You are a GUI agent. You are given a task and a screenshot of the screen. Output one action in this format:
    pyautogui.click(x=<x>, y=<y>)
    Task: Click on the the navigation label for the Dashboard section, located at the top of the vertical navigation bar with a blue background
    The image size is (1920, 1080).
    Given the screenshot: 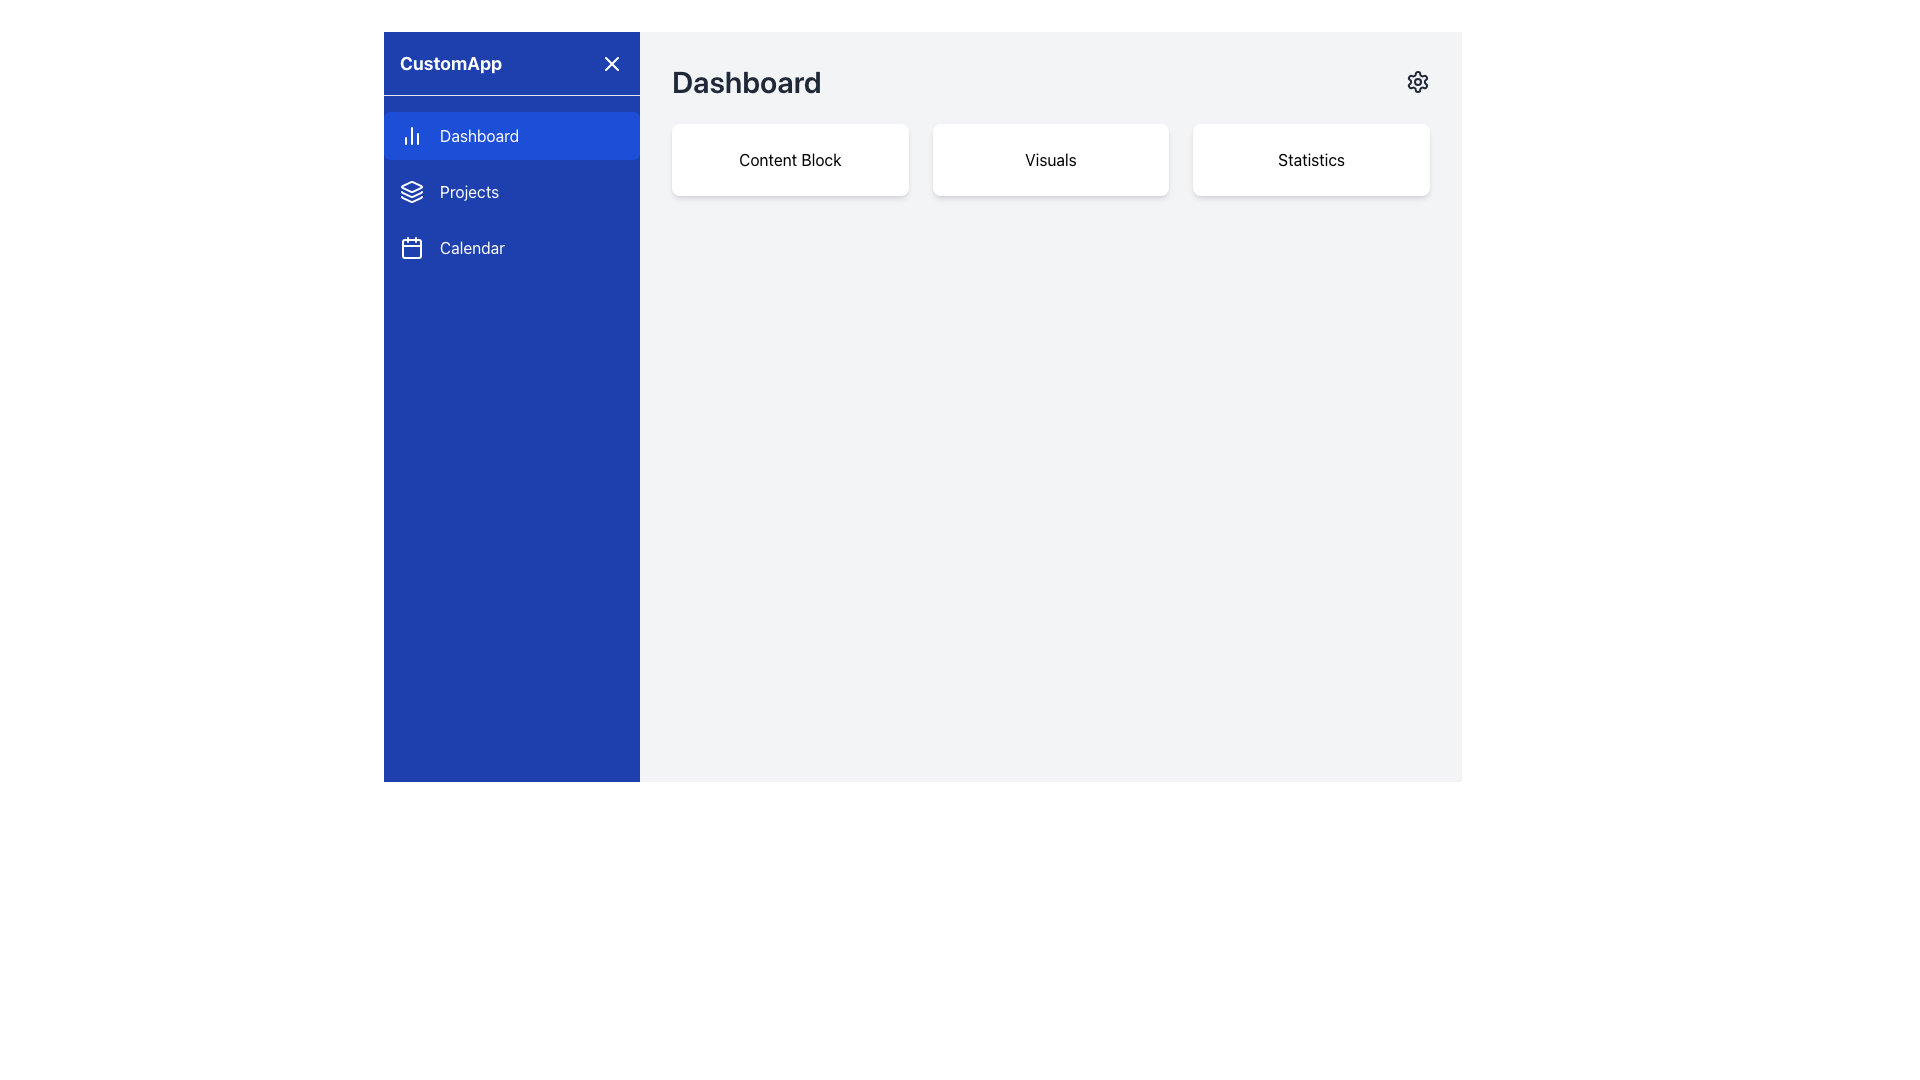 What is the action you would take?
    pyautogui.click(x=478, y=135)
    